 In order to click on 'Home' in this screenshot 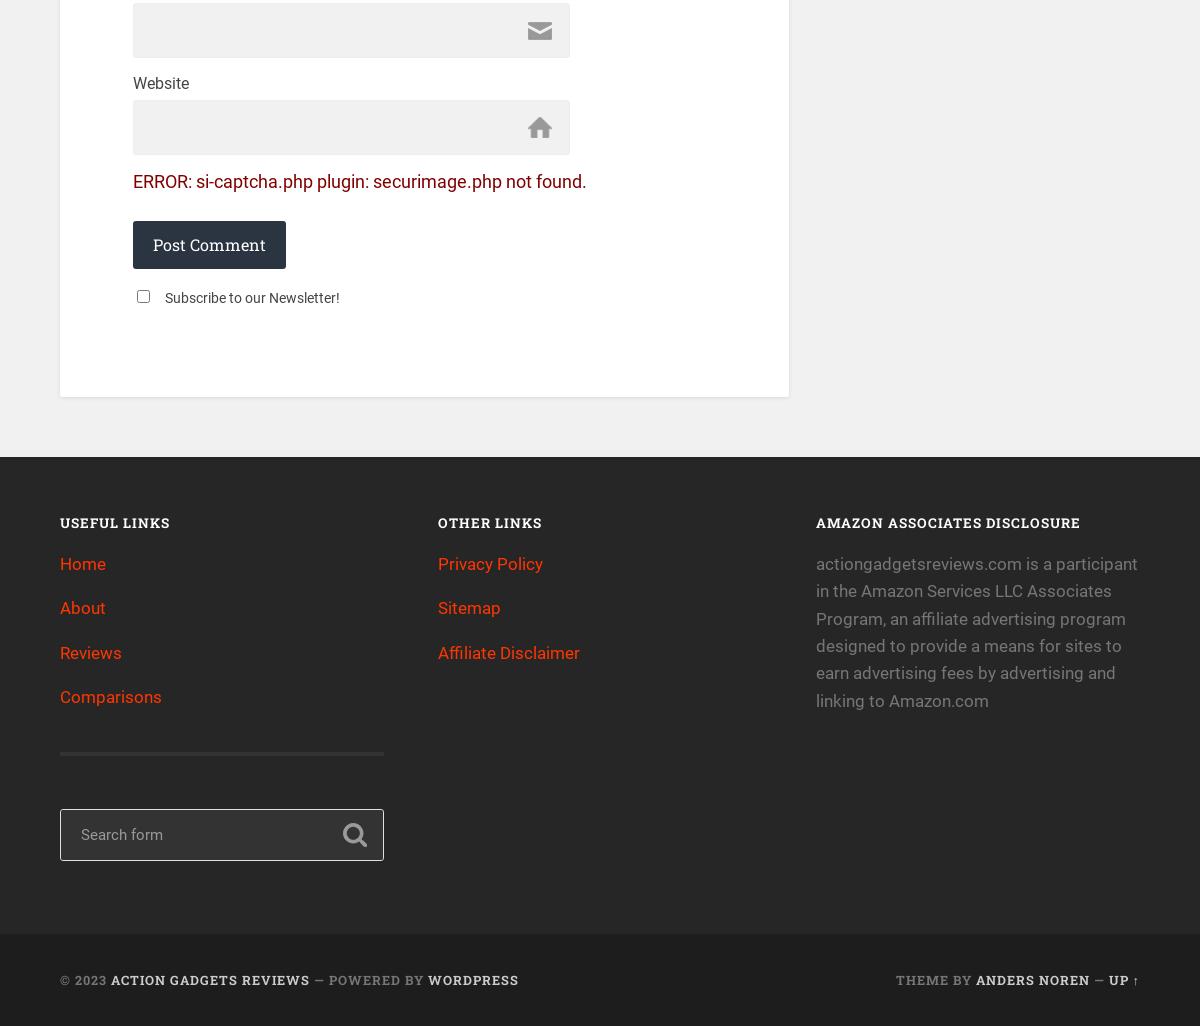, I will do `click(83, 562)`.